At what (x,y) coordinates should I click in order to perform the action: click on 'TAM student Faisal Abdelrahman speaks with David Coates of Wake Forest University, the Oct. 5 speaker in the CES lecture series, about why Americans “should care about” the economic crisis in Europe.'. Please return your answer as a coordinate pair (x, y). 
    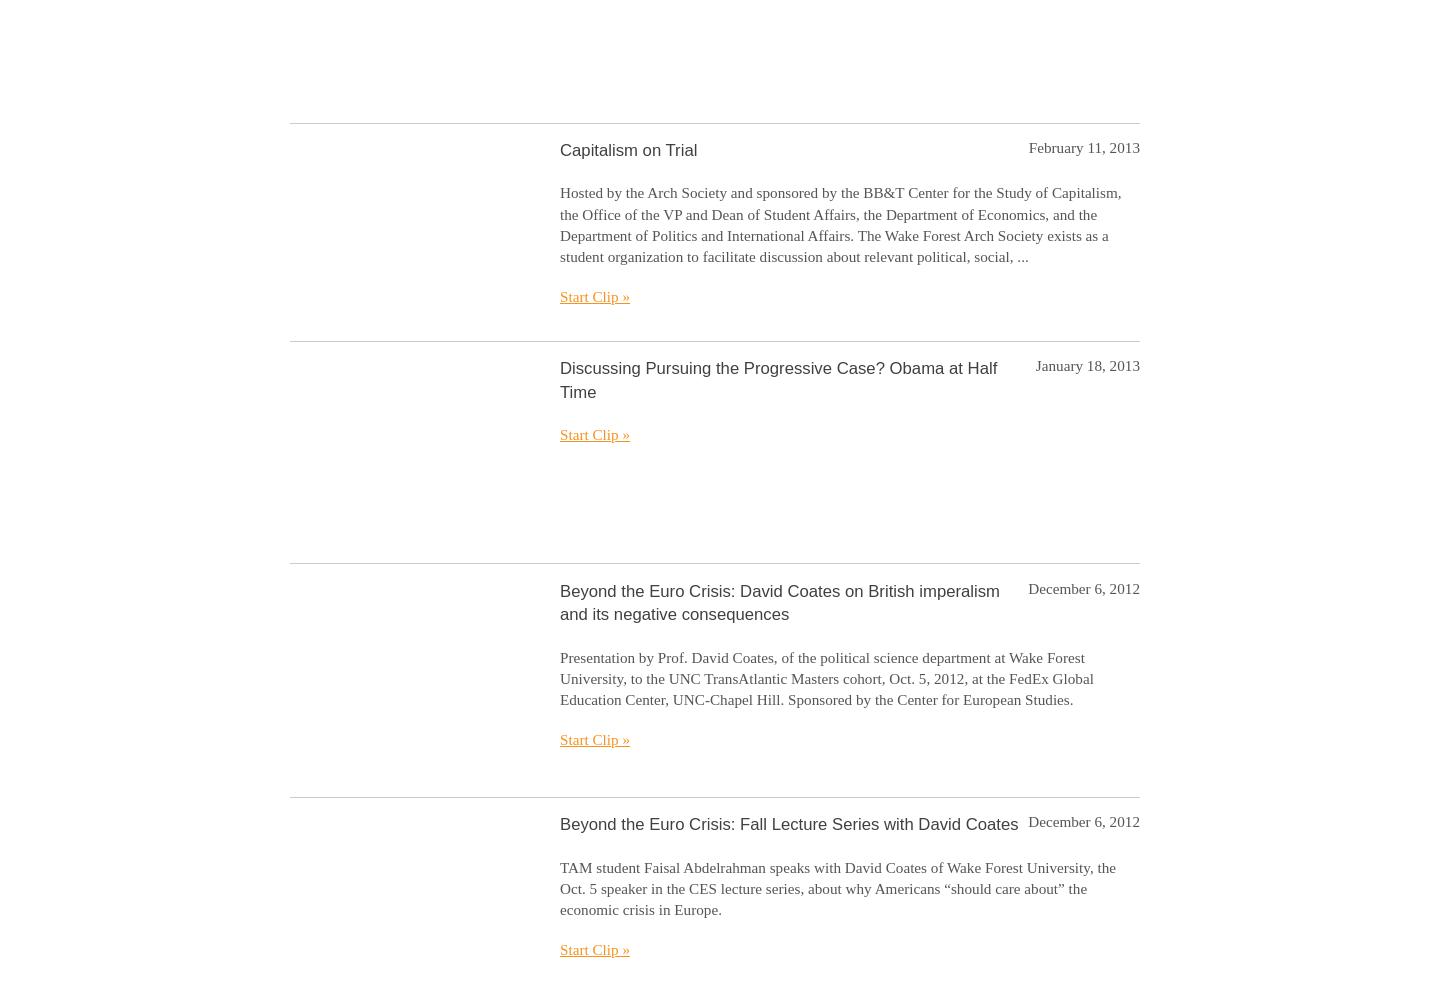
    Looking at the image, I should click on (837, 887).